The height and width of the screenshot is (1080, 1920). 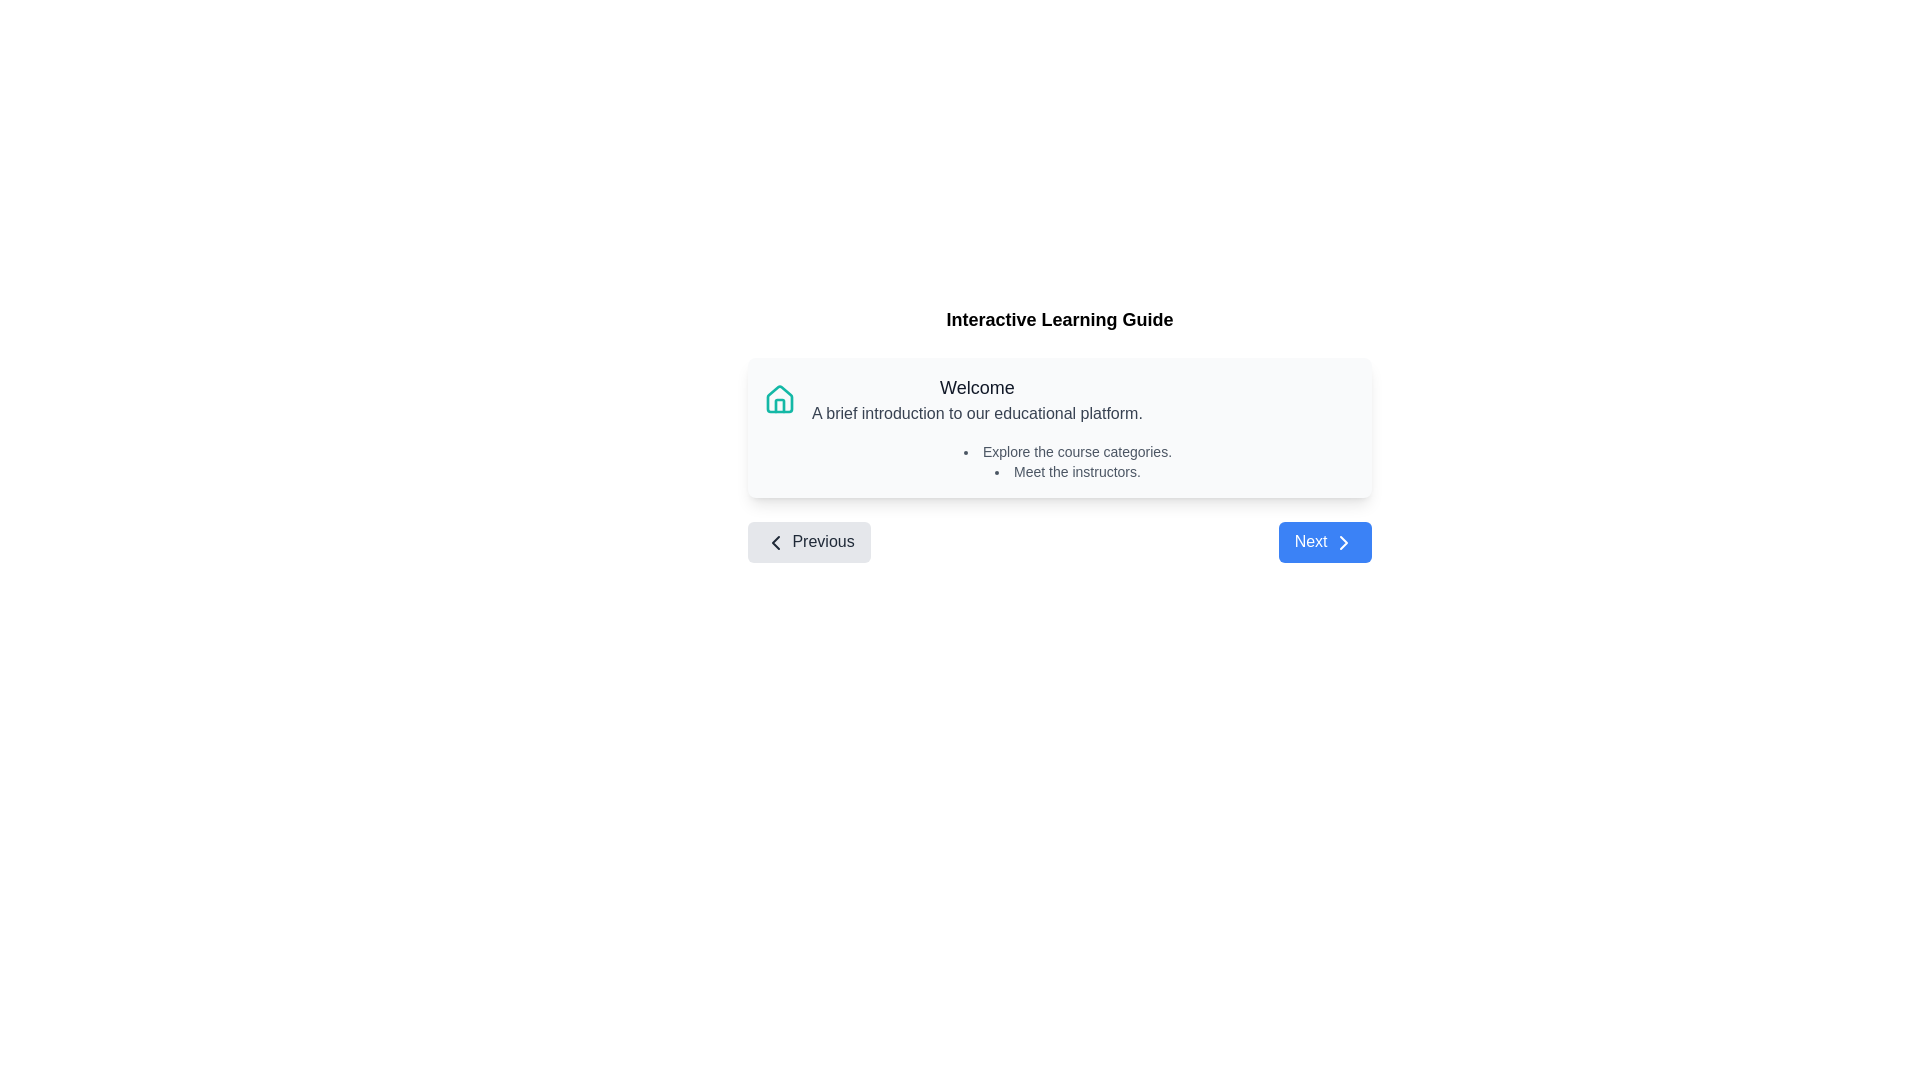 What do you see at coordinates (1067, 471) in the screenshot?
I see `the static text element that reads 'Meet the instructors.', which is styled as a bullet point item in a list, located in the second position of the instructional guide panel` at bounding box center [1067, 471].